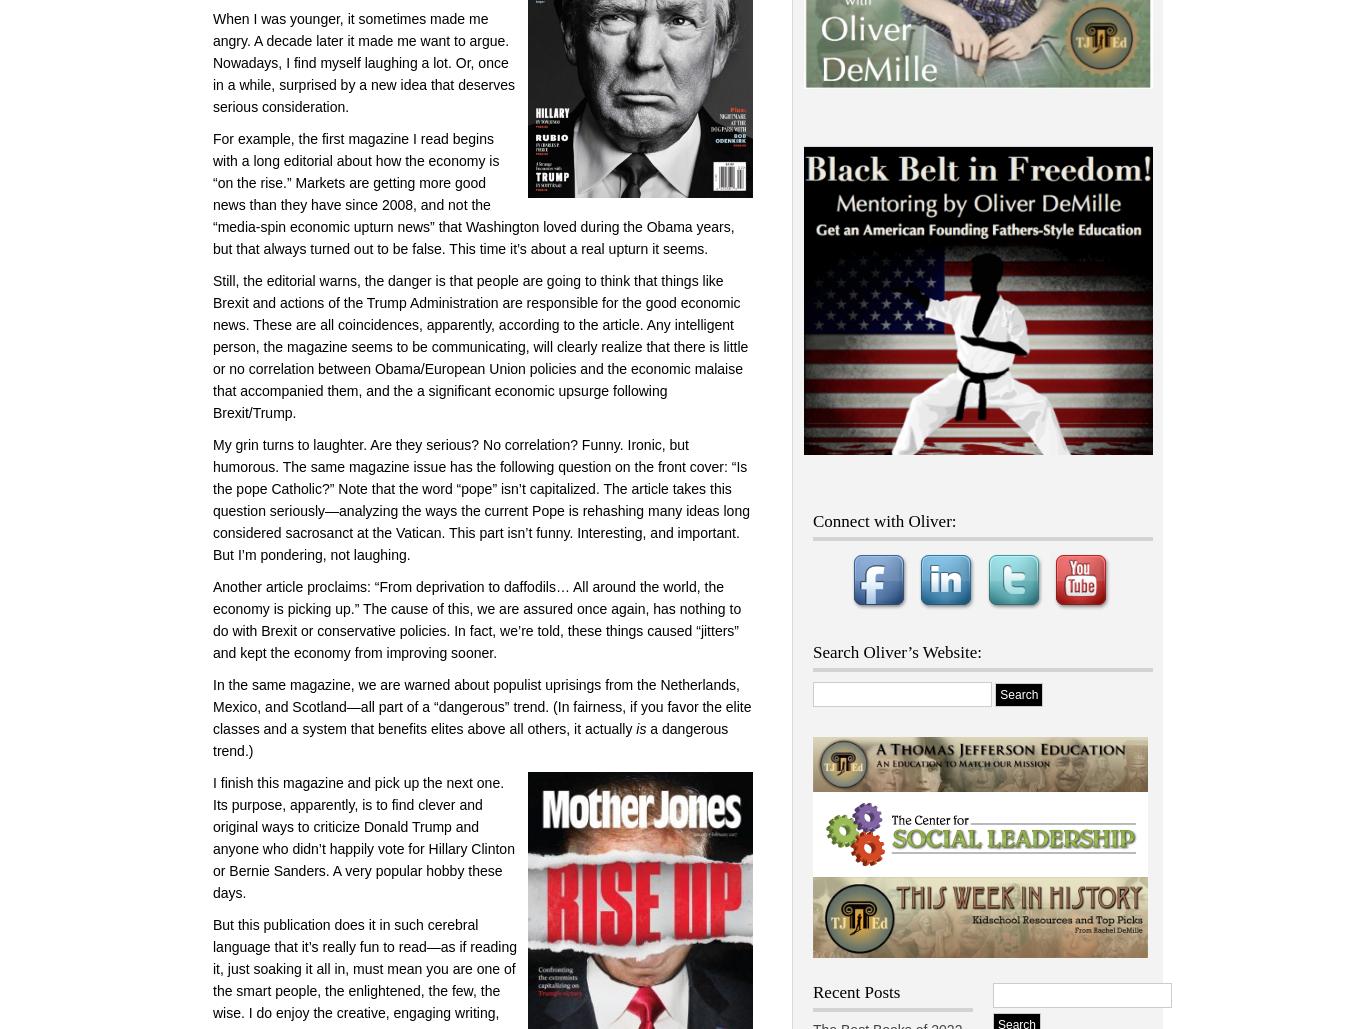 The image size is (1366, 1029). I want to click on 'Recent Posts', so click(812, 990).